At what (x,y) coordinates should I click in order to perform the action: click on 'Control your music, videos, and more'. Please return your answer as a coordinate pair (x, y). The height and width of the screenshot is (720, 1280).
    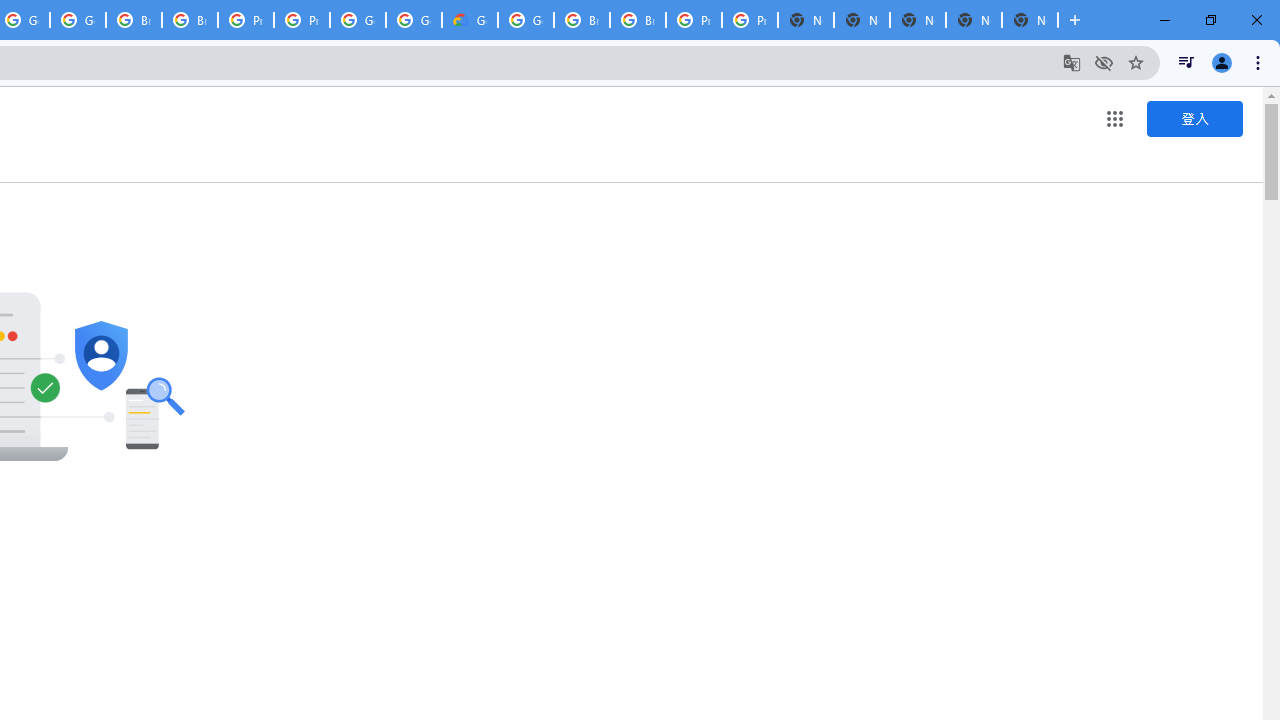
    Looking at the image, I should click on (1185, 61).